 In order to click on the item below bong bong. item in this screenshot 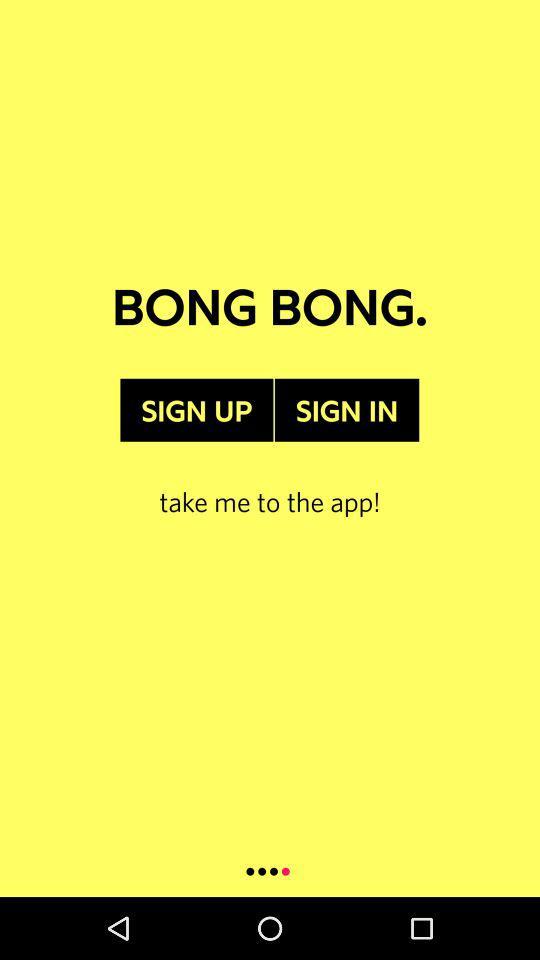, I will do `click(196, 409)`.